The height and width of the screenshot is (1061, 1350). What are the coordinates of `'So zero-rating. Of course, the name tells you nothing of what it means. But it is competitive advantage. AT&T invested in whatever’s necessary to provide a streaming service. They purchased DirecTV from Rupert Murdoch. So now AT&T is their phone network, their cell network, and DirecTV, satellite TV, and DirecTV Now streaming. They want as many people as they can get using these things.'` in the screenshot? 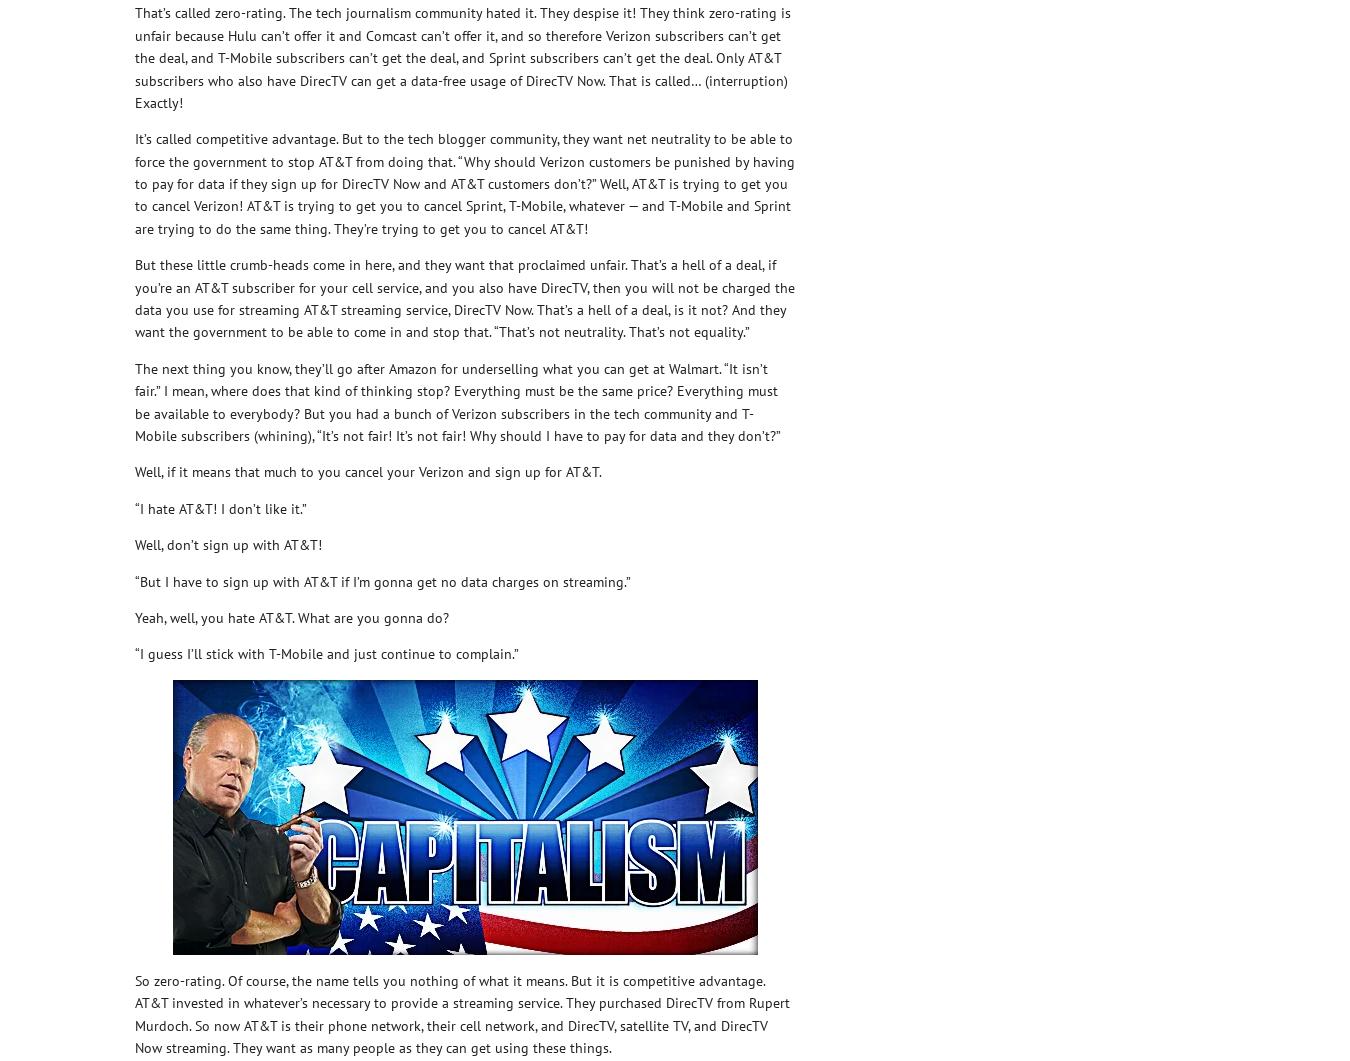 It's located at (461, 1012).